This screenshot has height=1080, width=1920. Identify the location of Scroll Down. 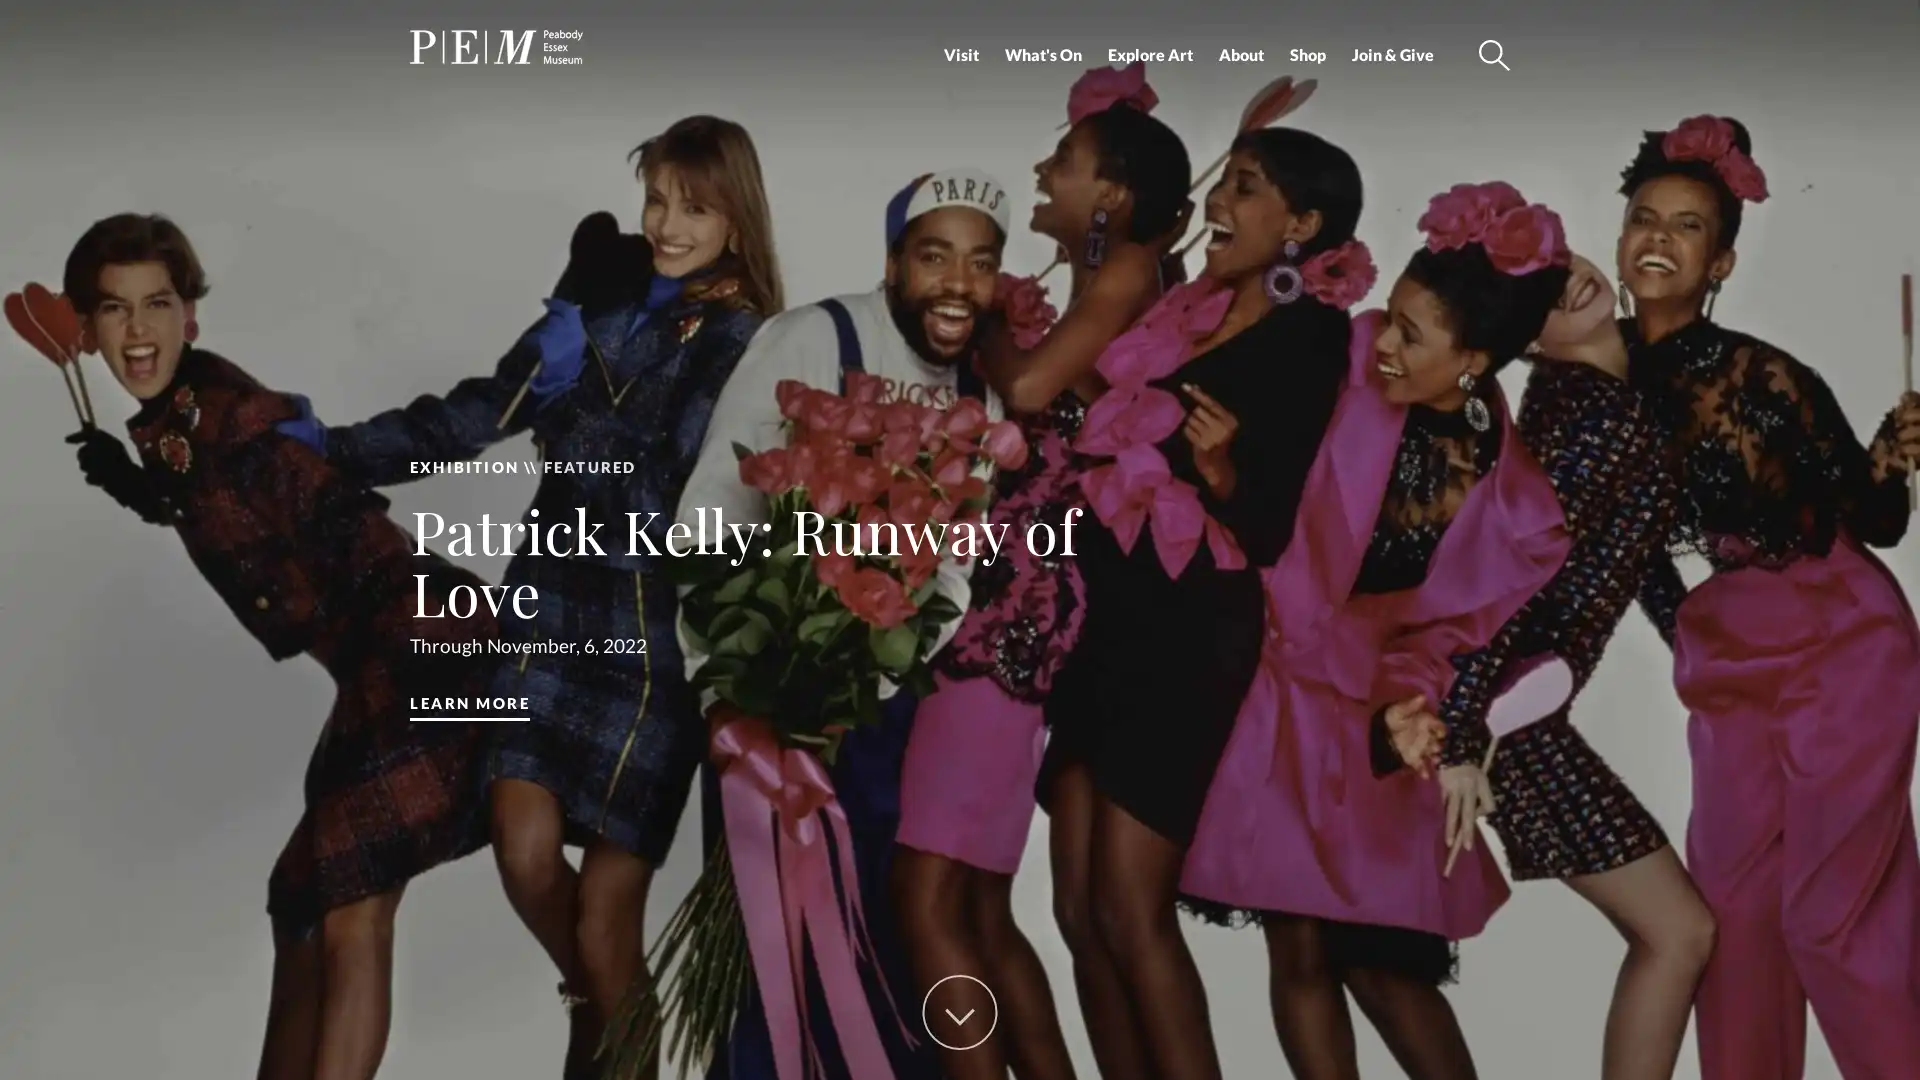
(958, 1012).